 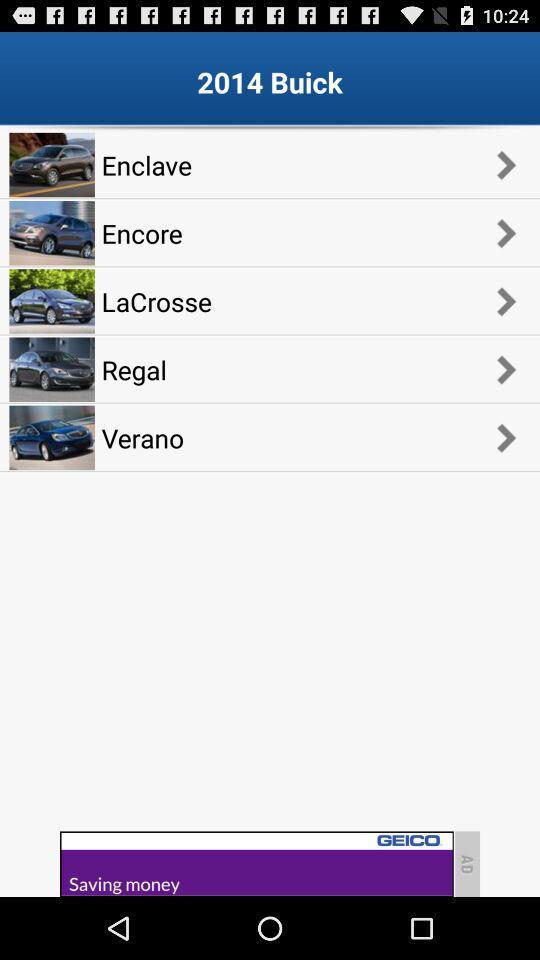 What do you see at coordinates (466, 863) in the screenshot?
I see `the text ad` at bounding box center [466, 863].